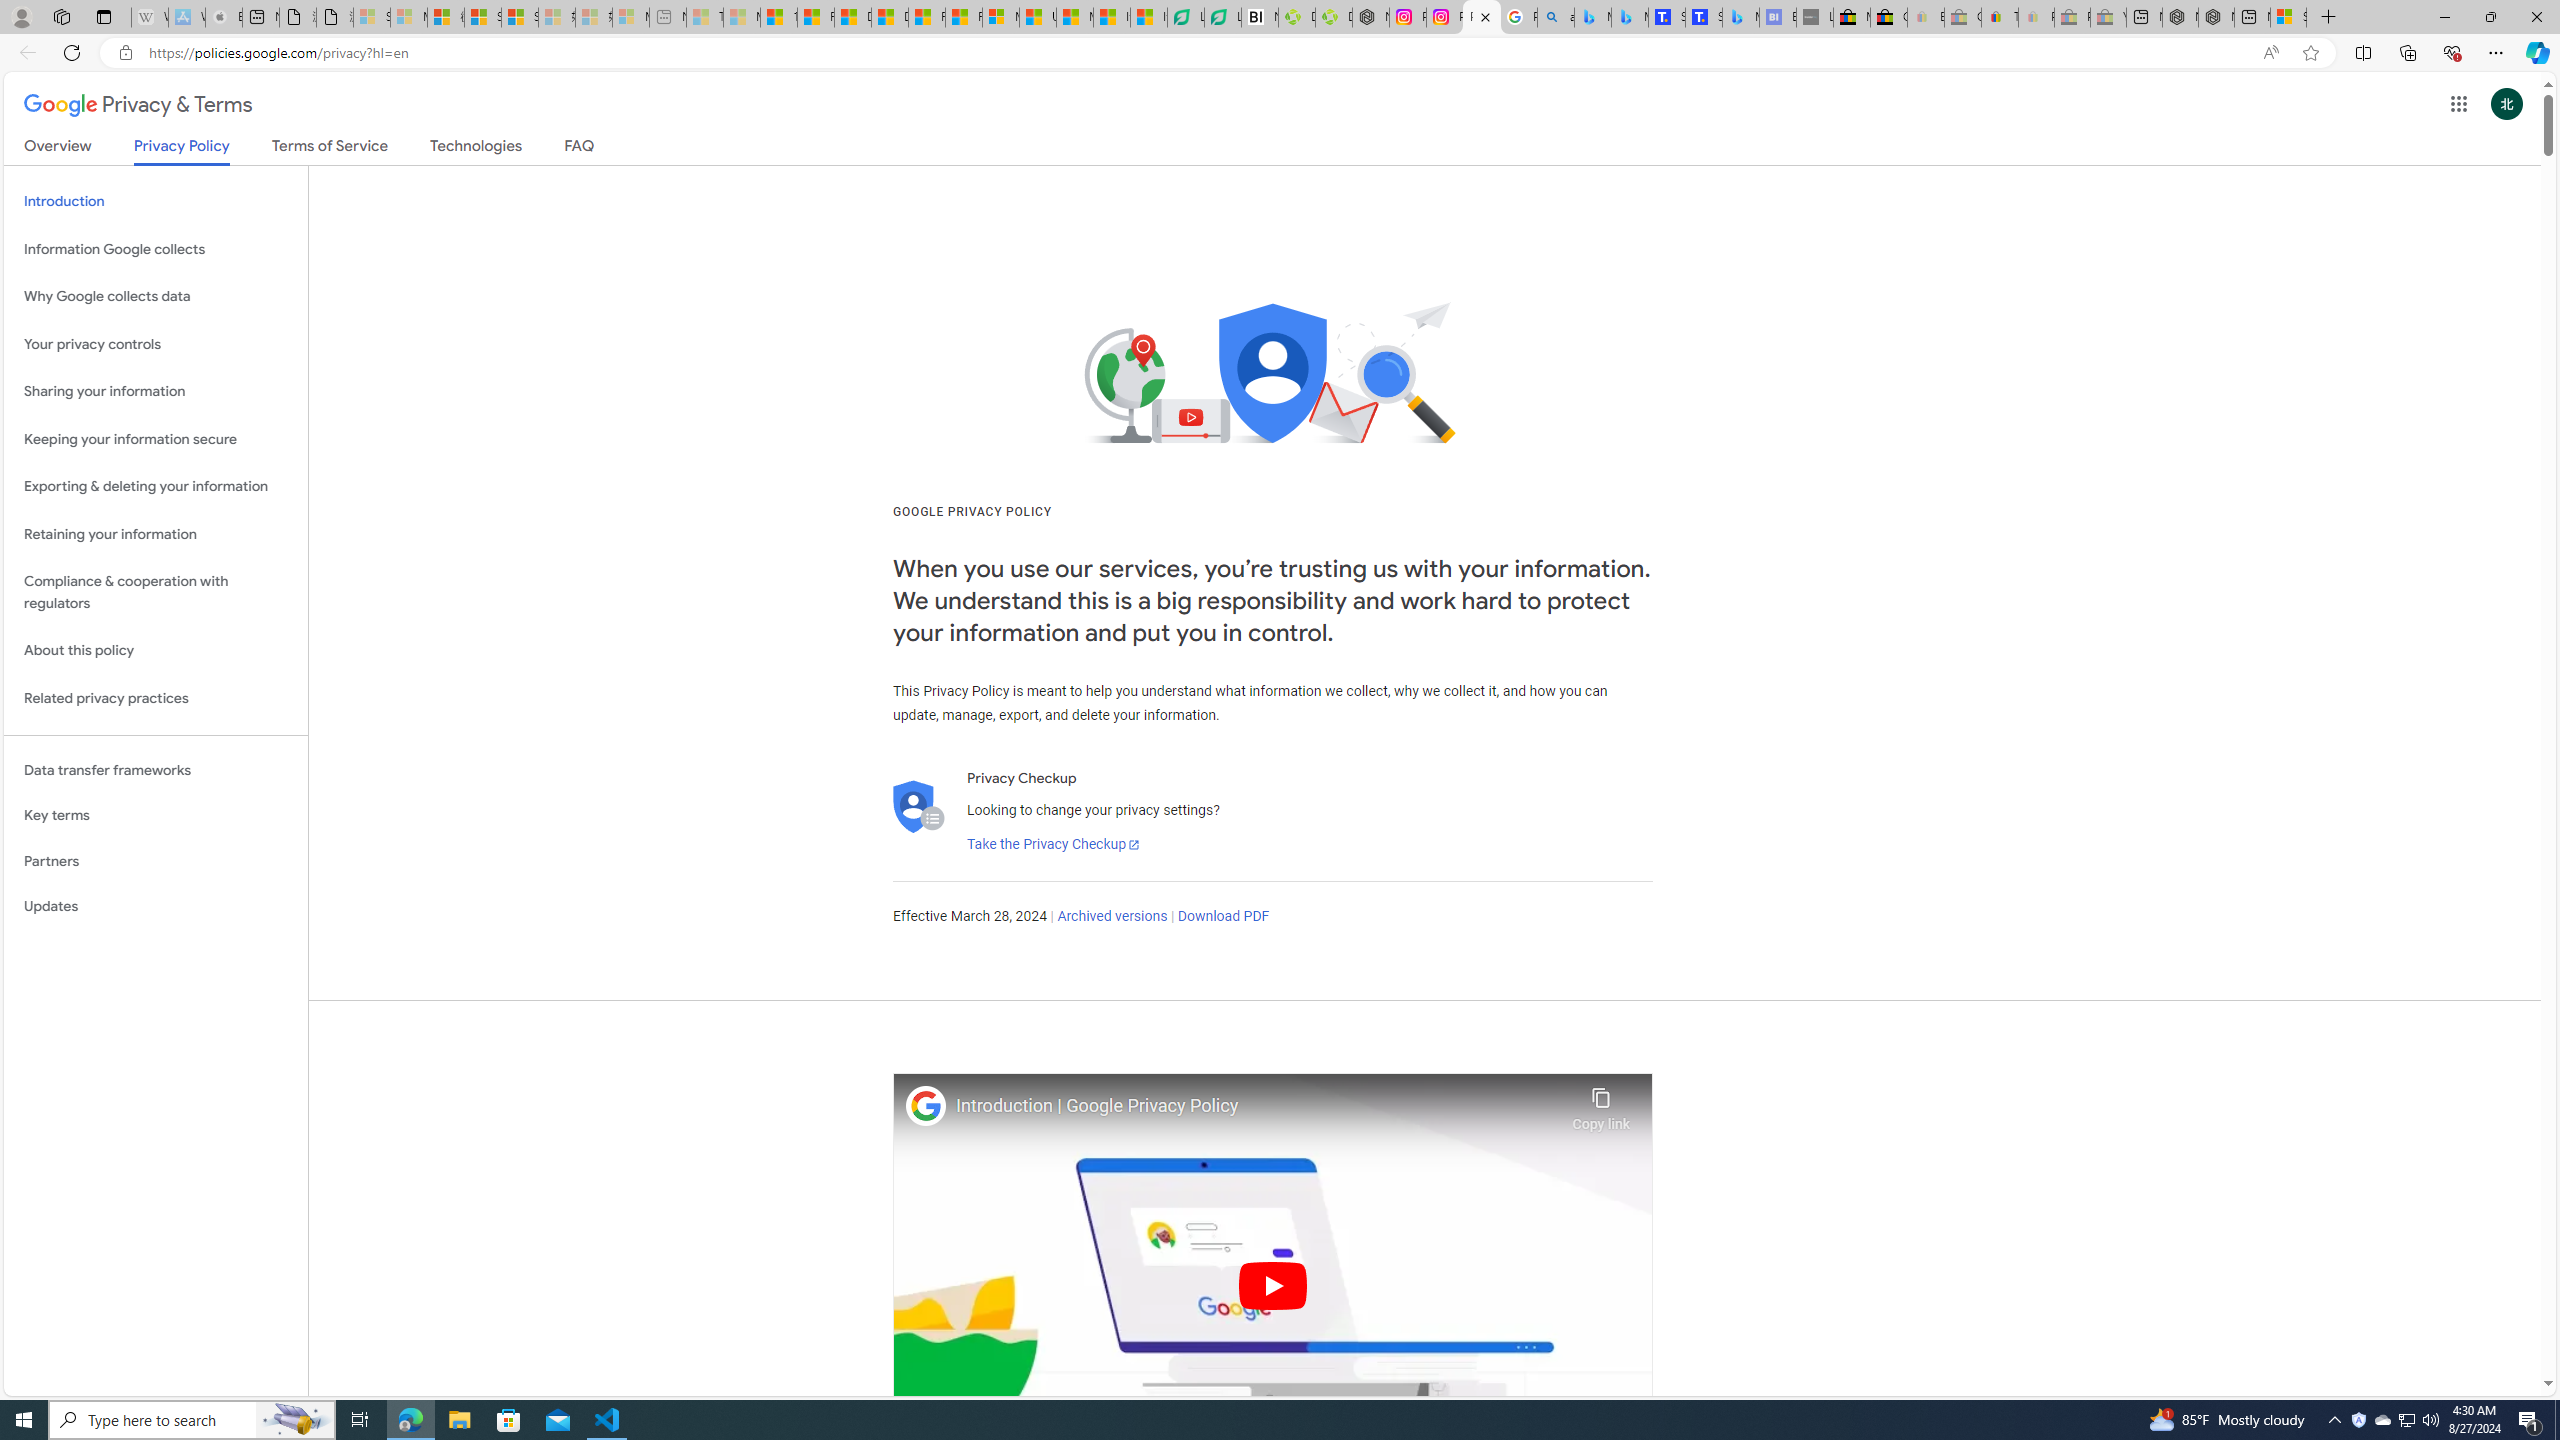  What do you see at coordinates (1601, 1102) in the screenshot?
I see `'Copy link'` at bounding box center [1601, 1102].